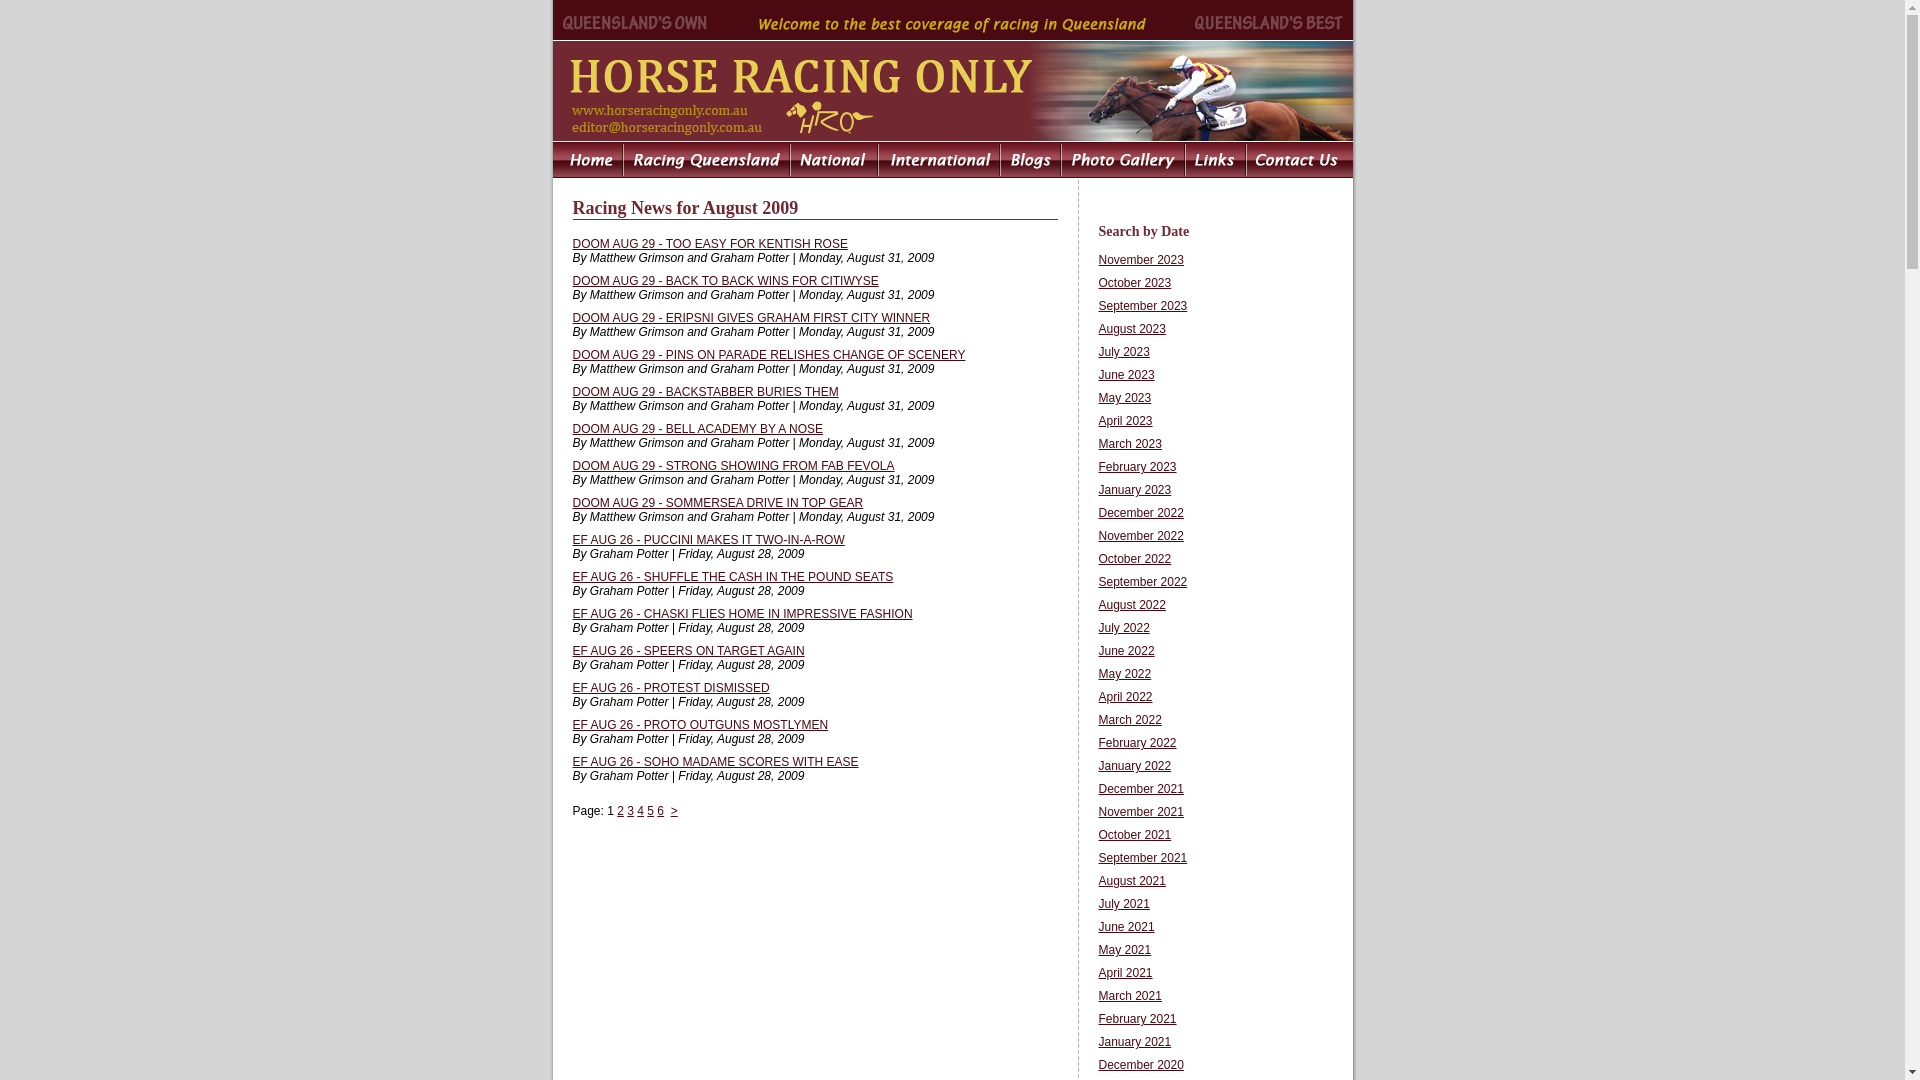  Describe the element at coordinates (616, 810) in the screenshot. I see `'2'` at that location.